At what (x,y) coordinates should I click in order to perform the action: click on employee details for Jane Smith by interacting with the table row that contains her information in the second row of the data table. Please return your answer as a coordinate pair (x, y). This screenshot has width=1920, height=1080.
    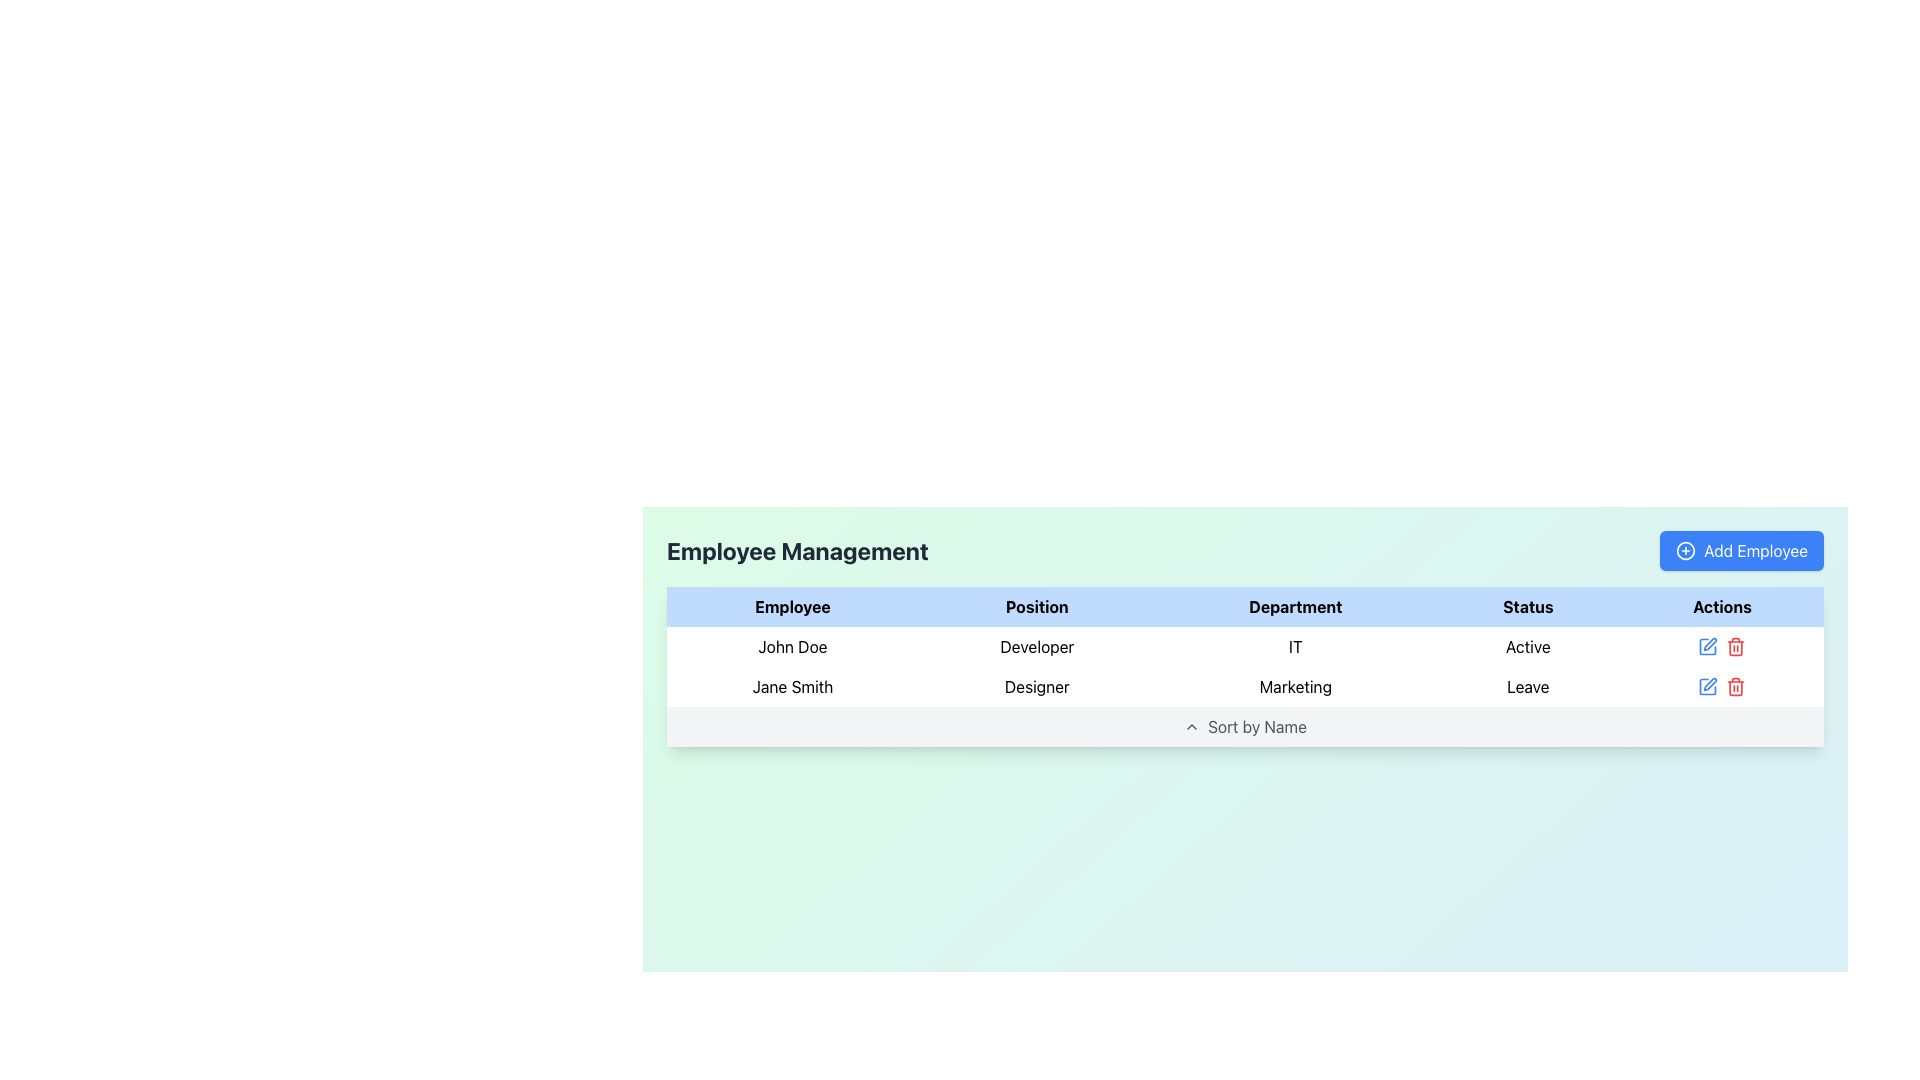
    Looking at the image, I should click on (1244, 667).